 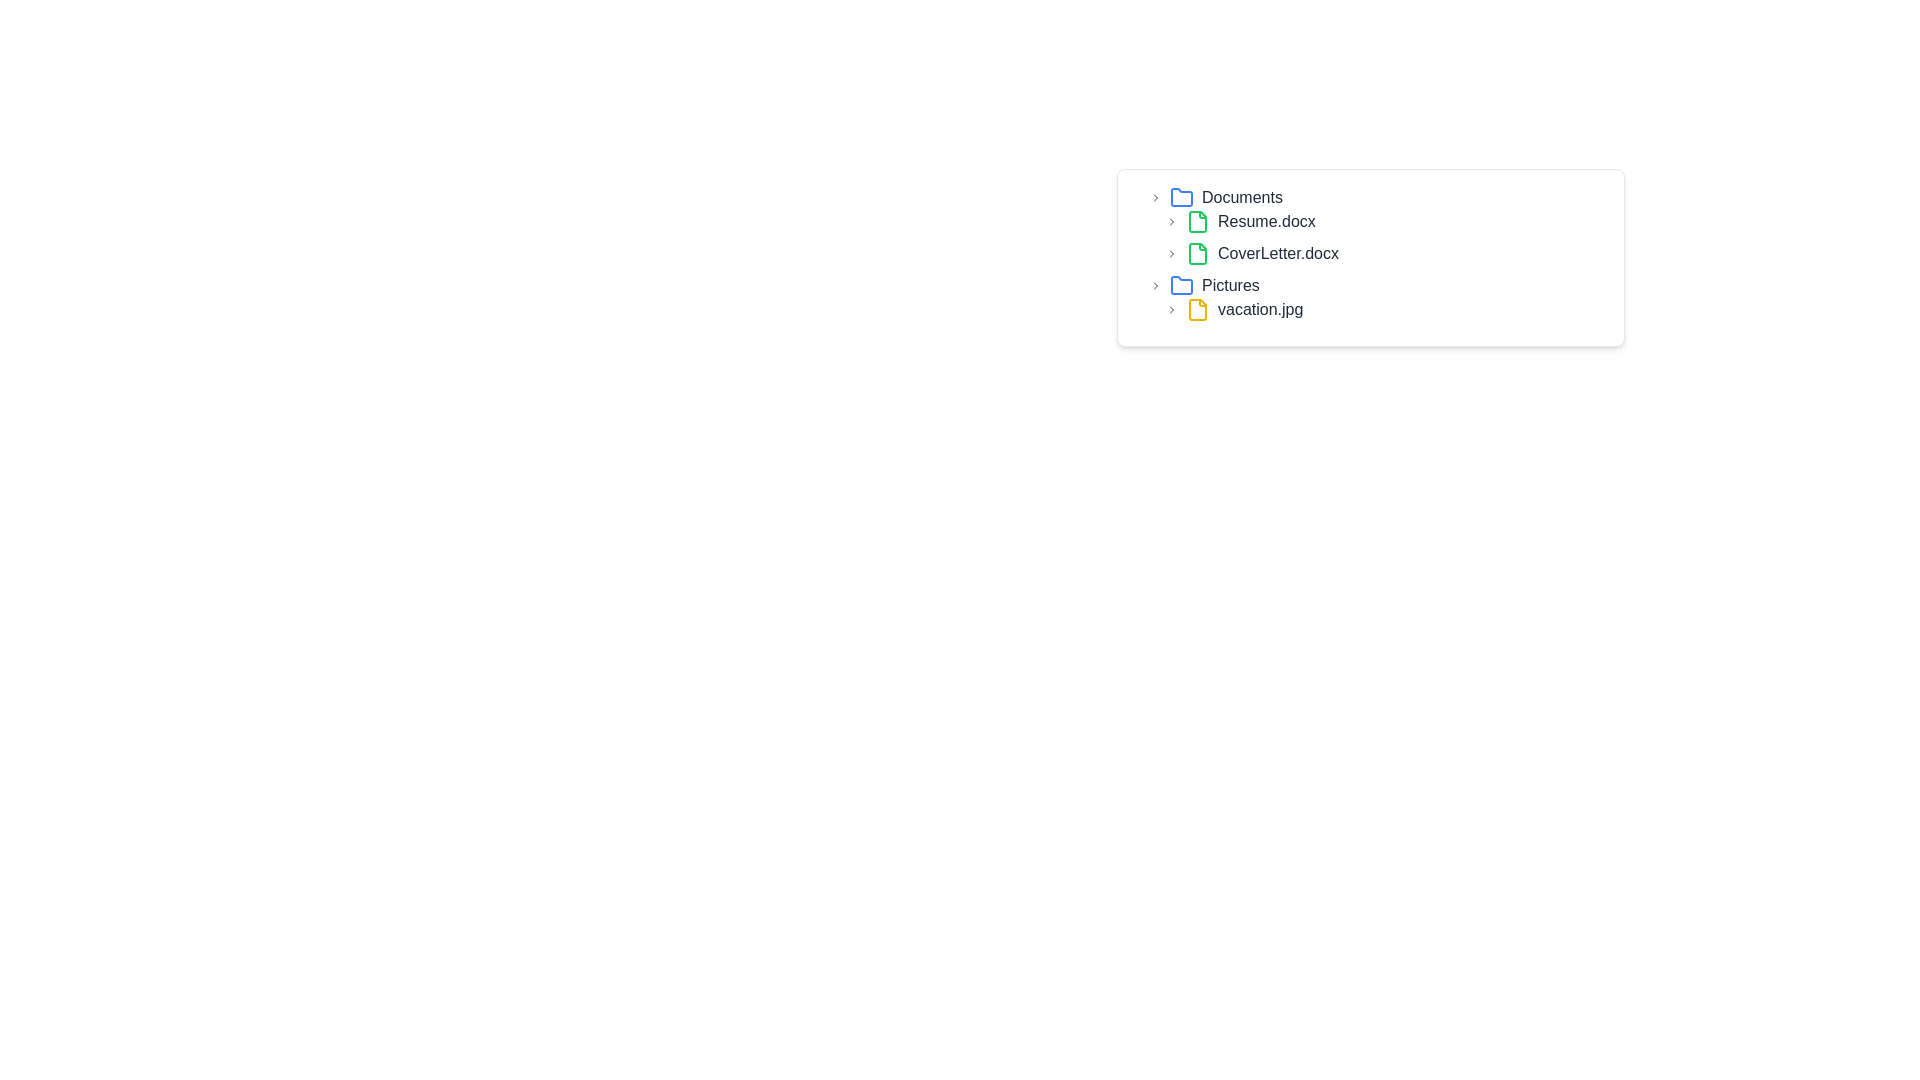 I want to click on the chevron icon to the left of the 'Resume.docx' file in the file navigation panel, so click(x=1171, y=222).